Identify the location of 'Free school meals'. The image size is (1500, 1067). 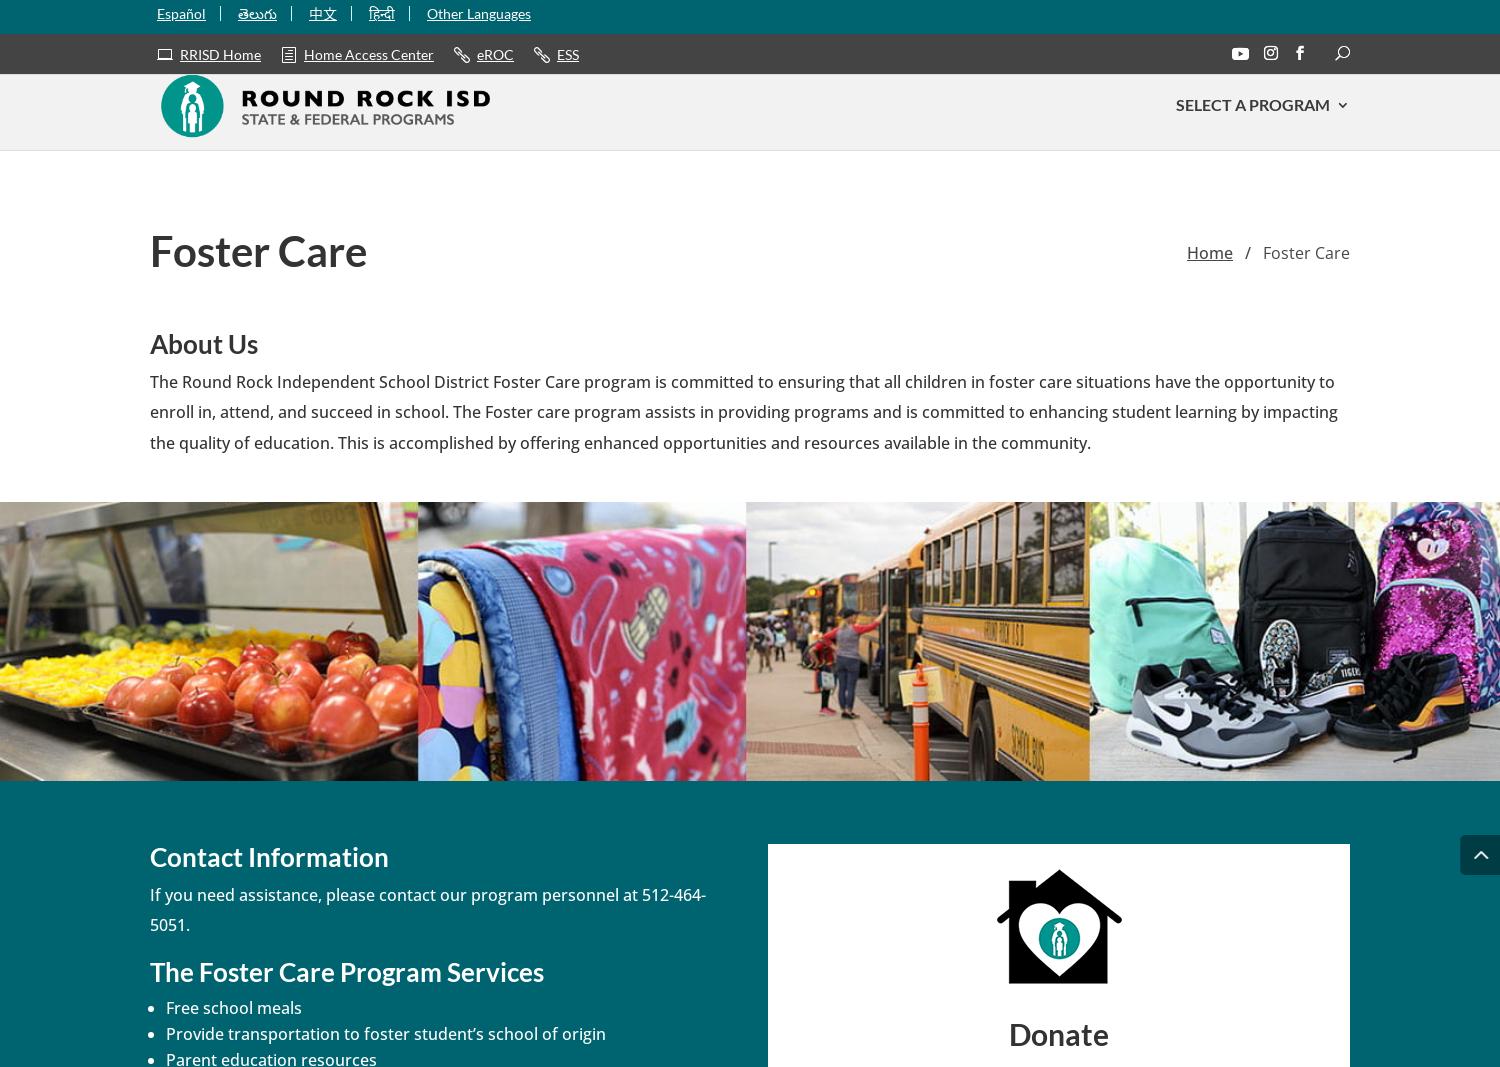
(233, 1007).